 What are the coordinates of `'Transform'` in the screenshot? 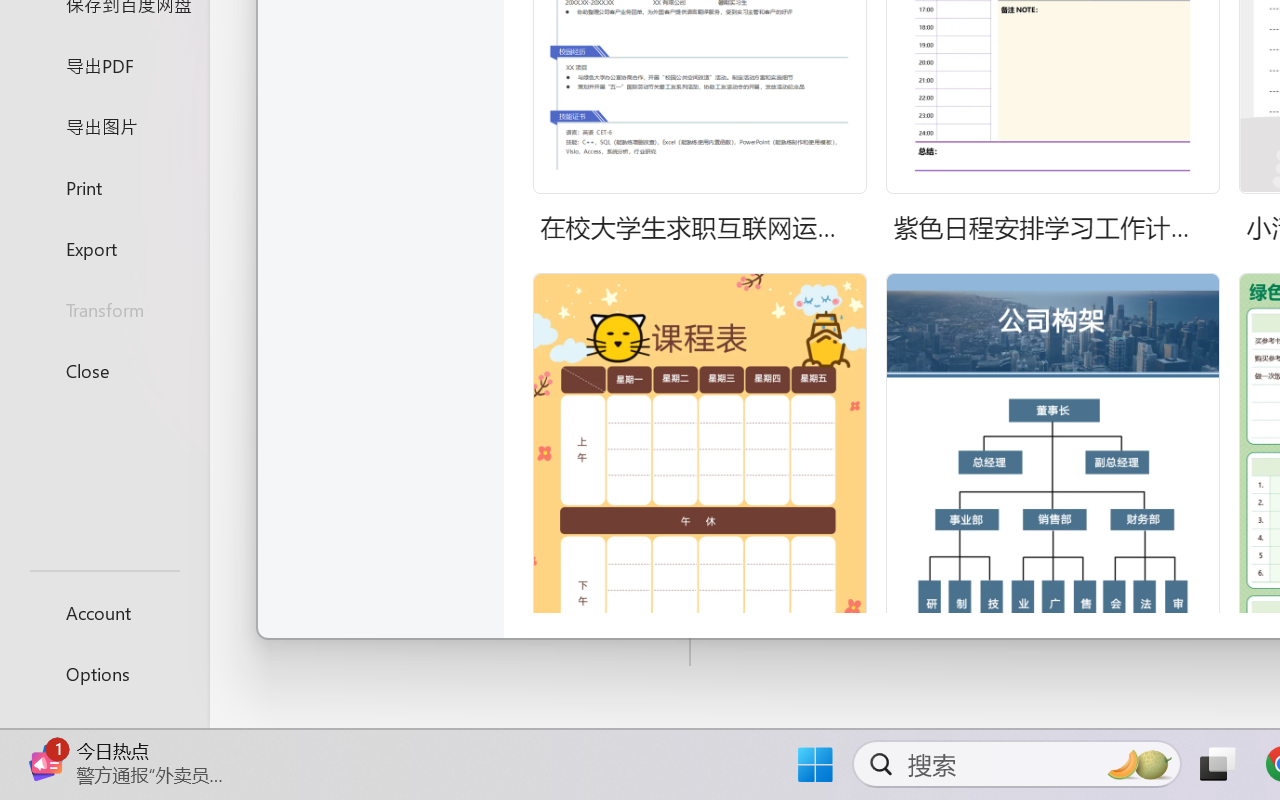 It's located at (103, 308).